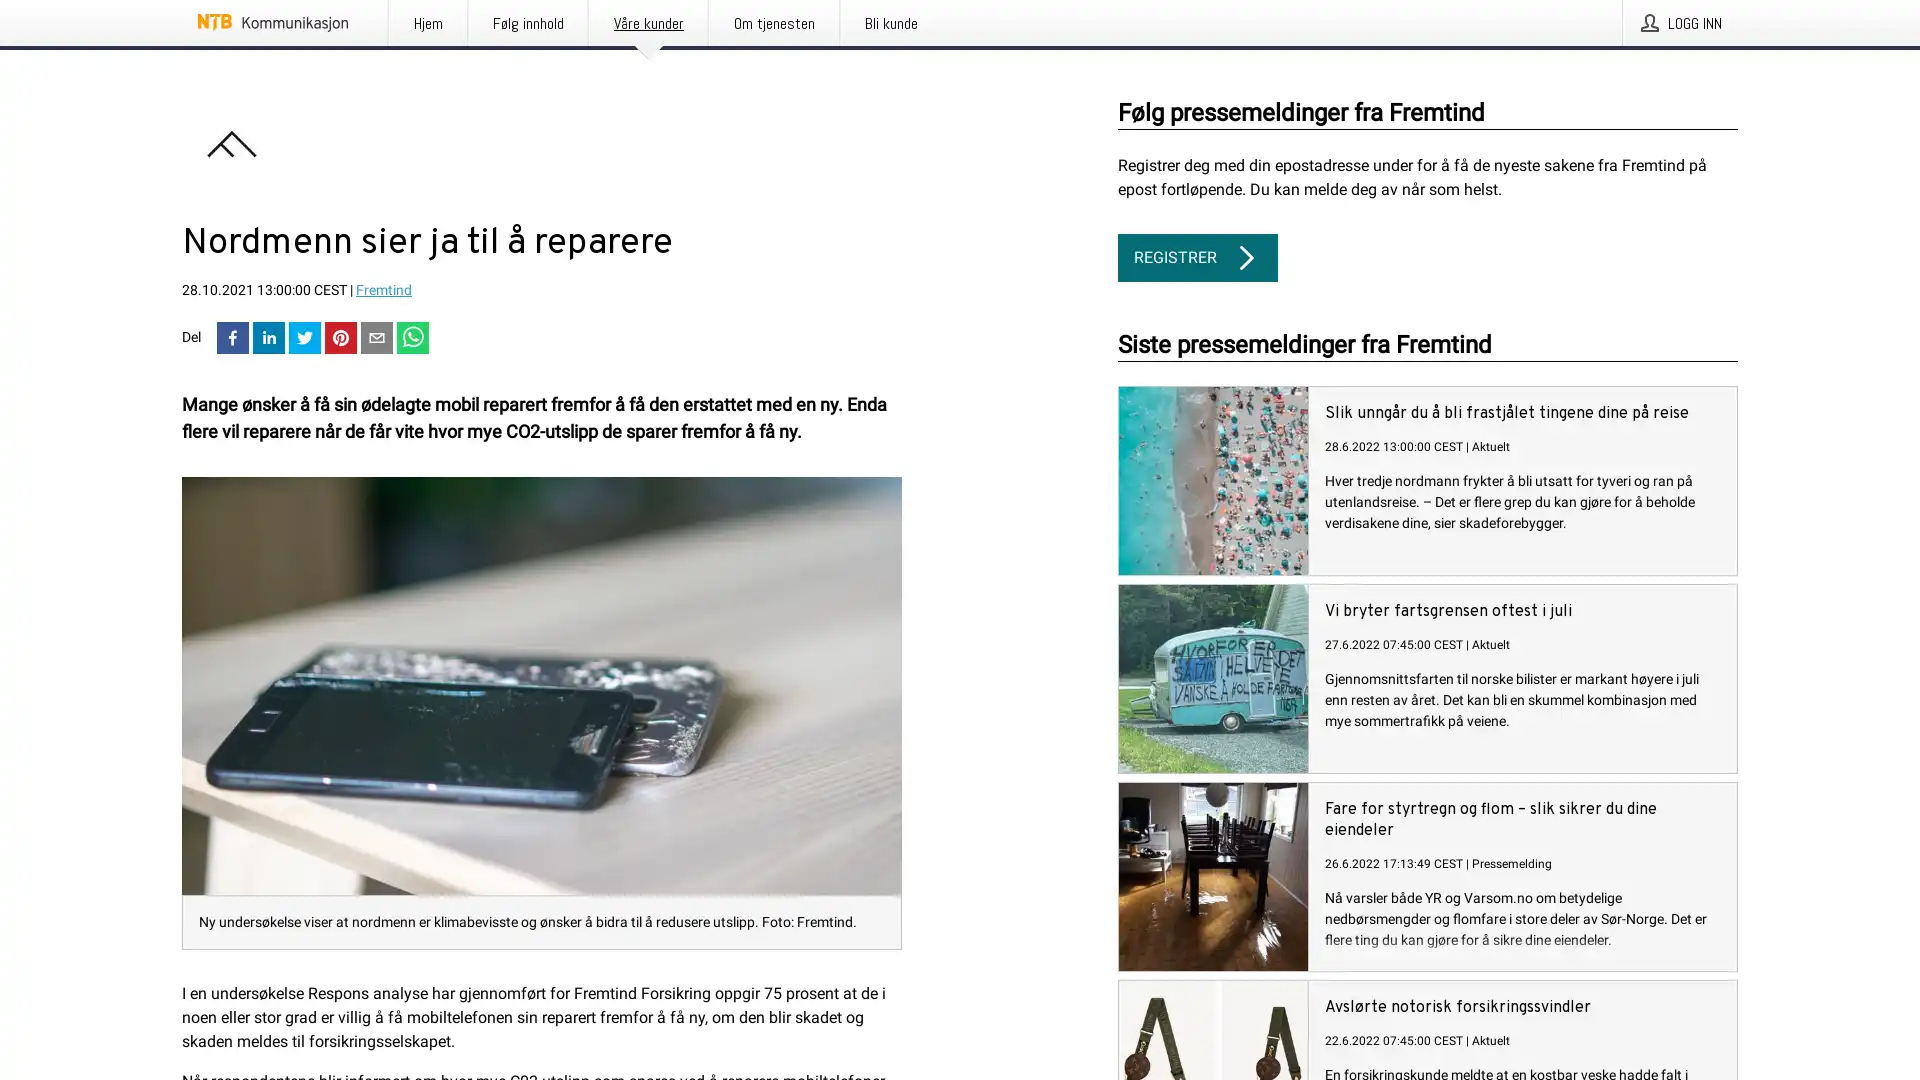 This screenshot has height=1080, width=1920. I want to click on twitter, so click(304, 338).